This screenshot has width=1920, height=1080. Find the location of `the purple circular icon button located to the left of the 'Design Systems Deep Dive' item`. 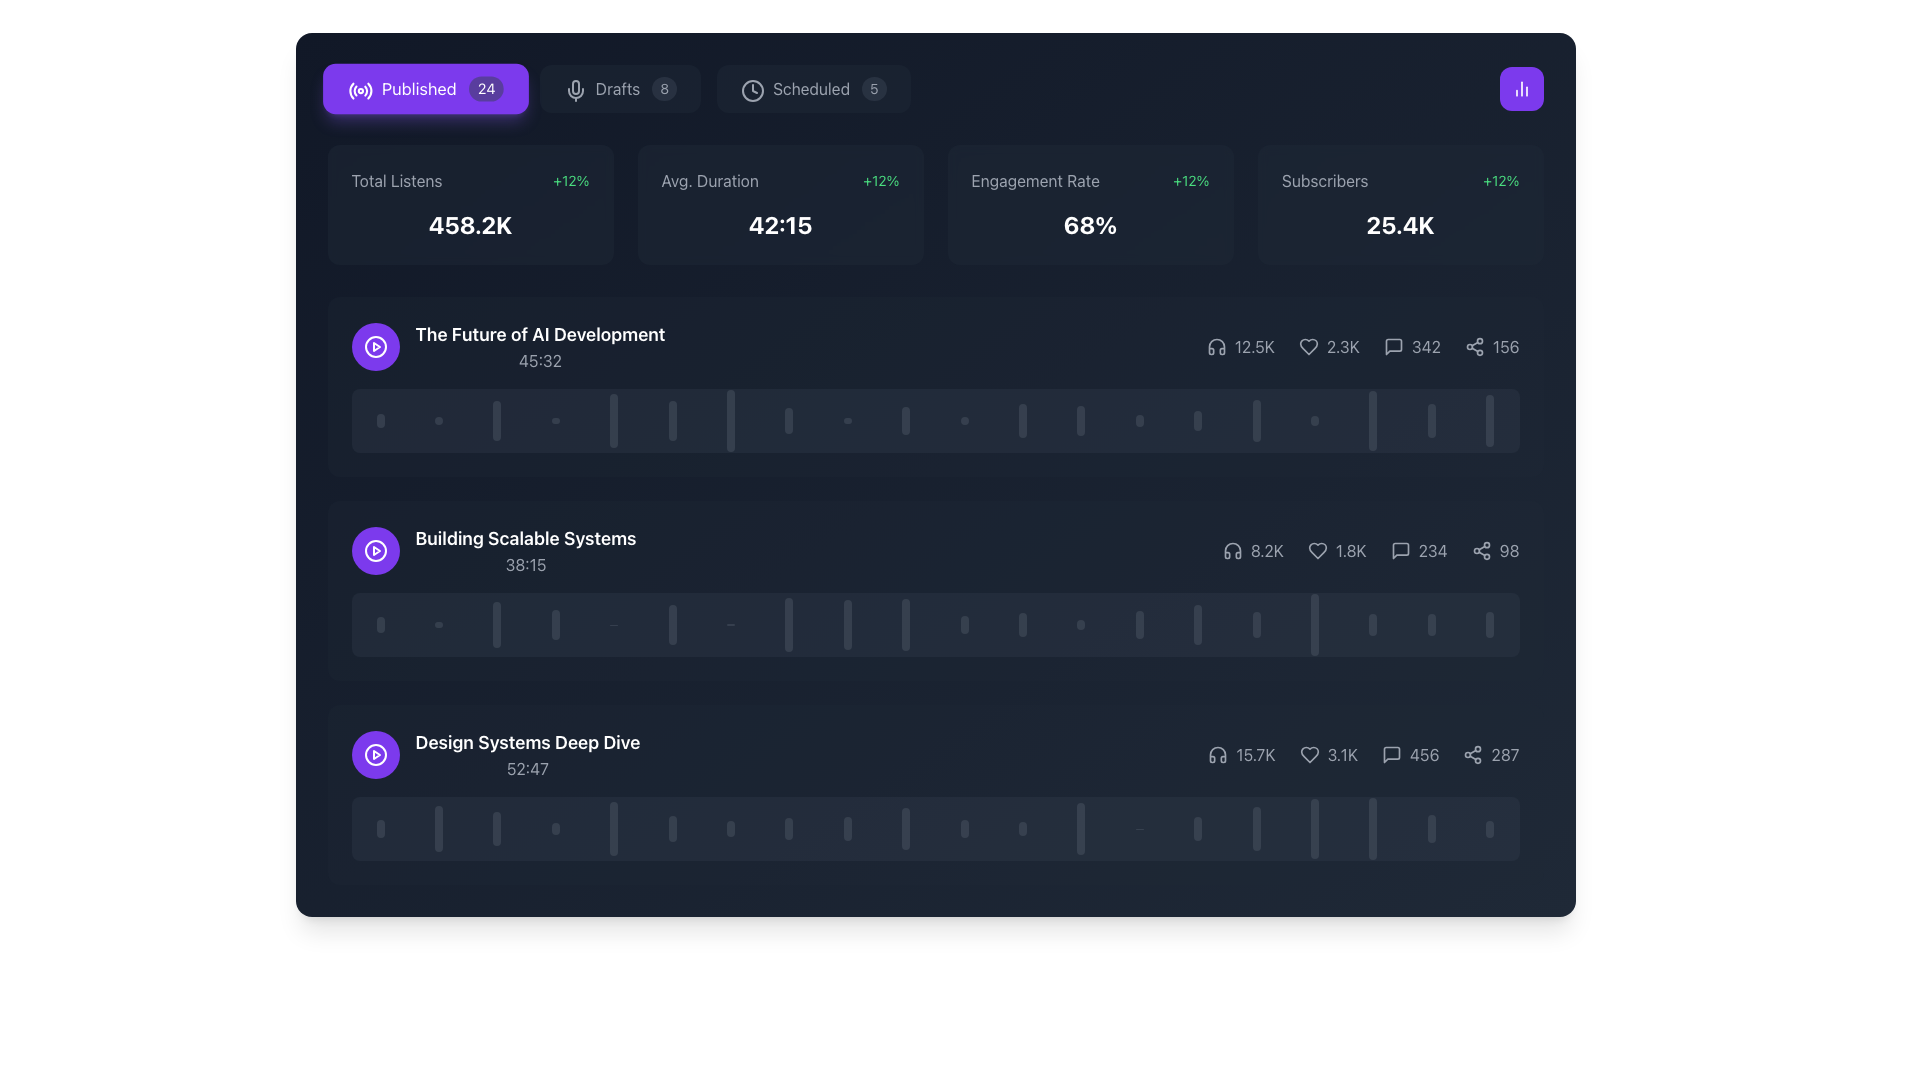

the purple circular icon button located to the left of the 'Design Systems Deep Dive' item is located at coordinates (375, 551).